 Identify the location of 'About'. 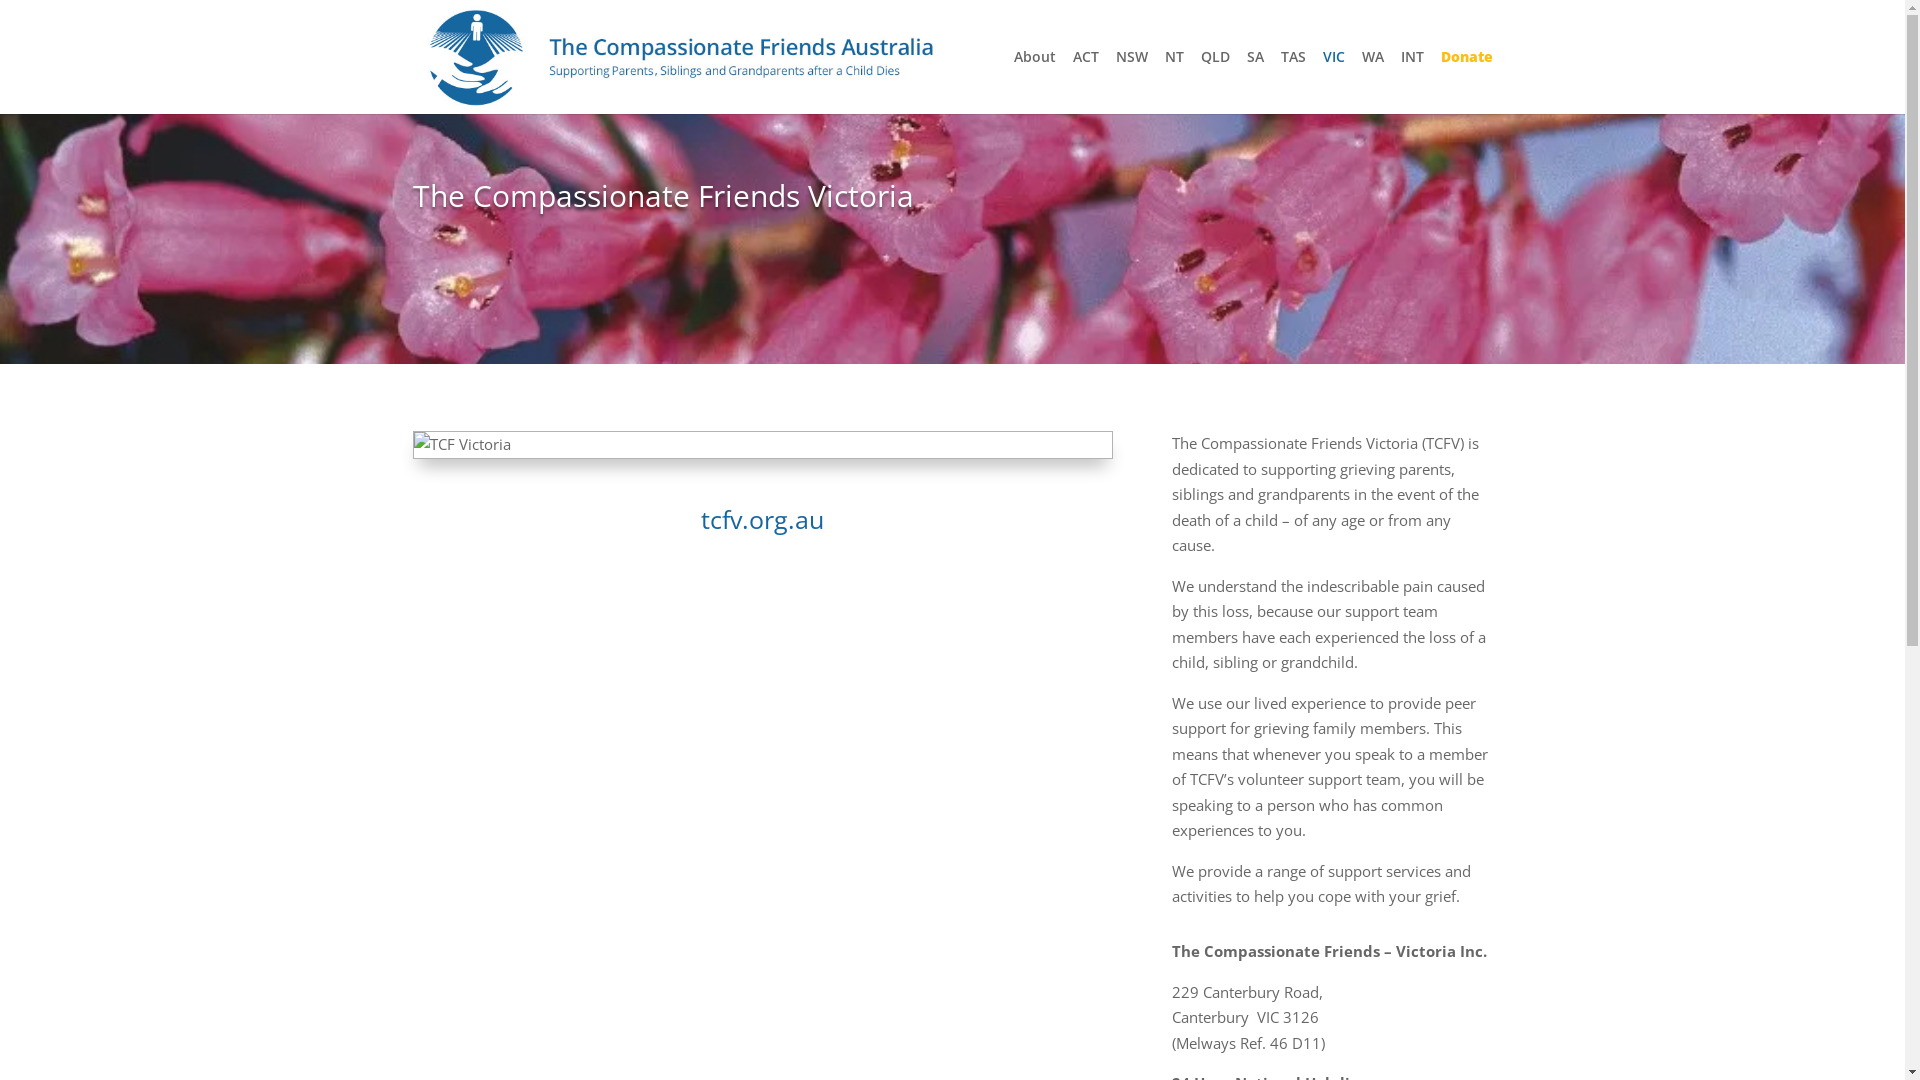
(1035, 80).